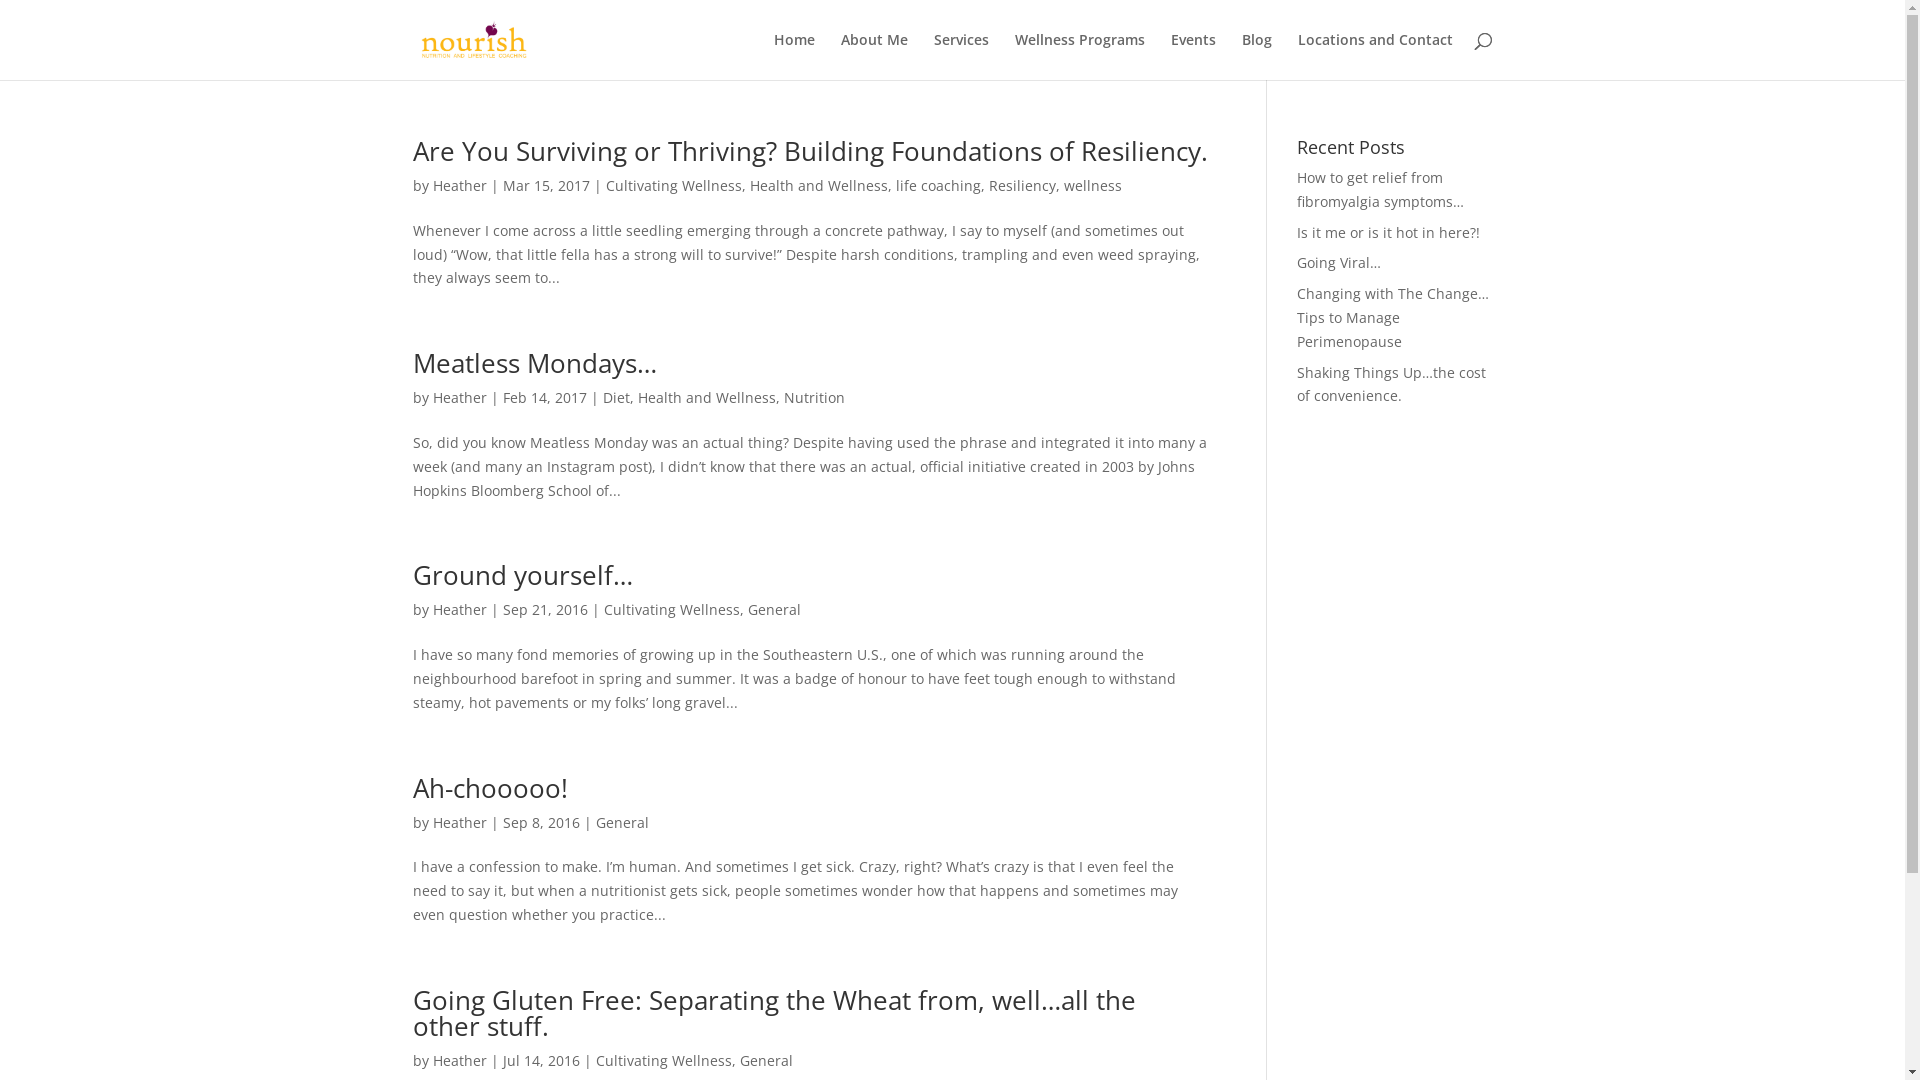 Image resolution: width=1920 pixels, height=1080 pixels. What do you see at coordinates (706, 397) in the screenshot?
I see `'Health and Wellness'` at bounding box center [706, 397].